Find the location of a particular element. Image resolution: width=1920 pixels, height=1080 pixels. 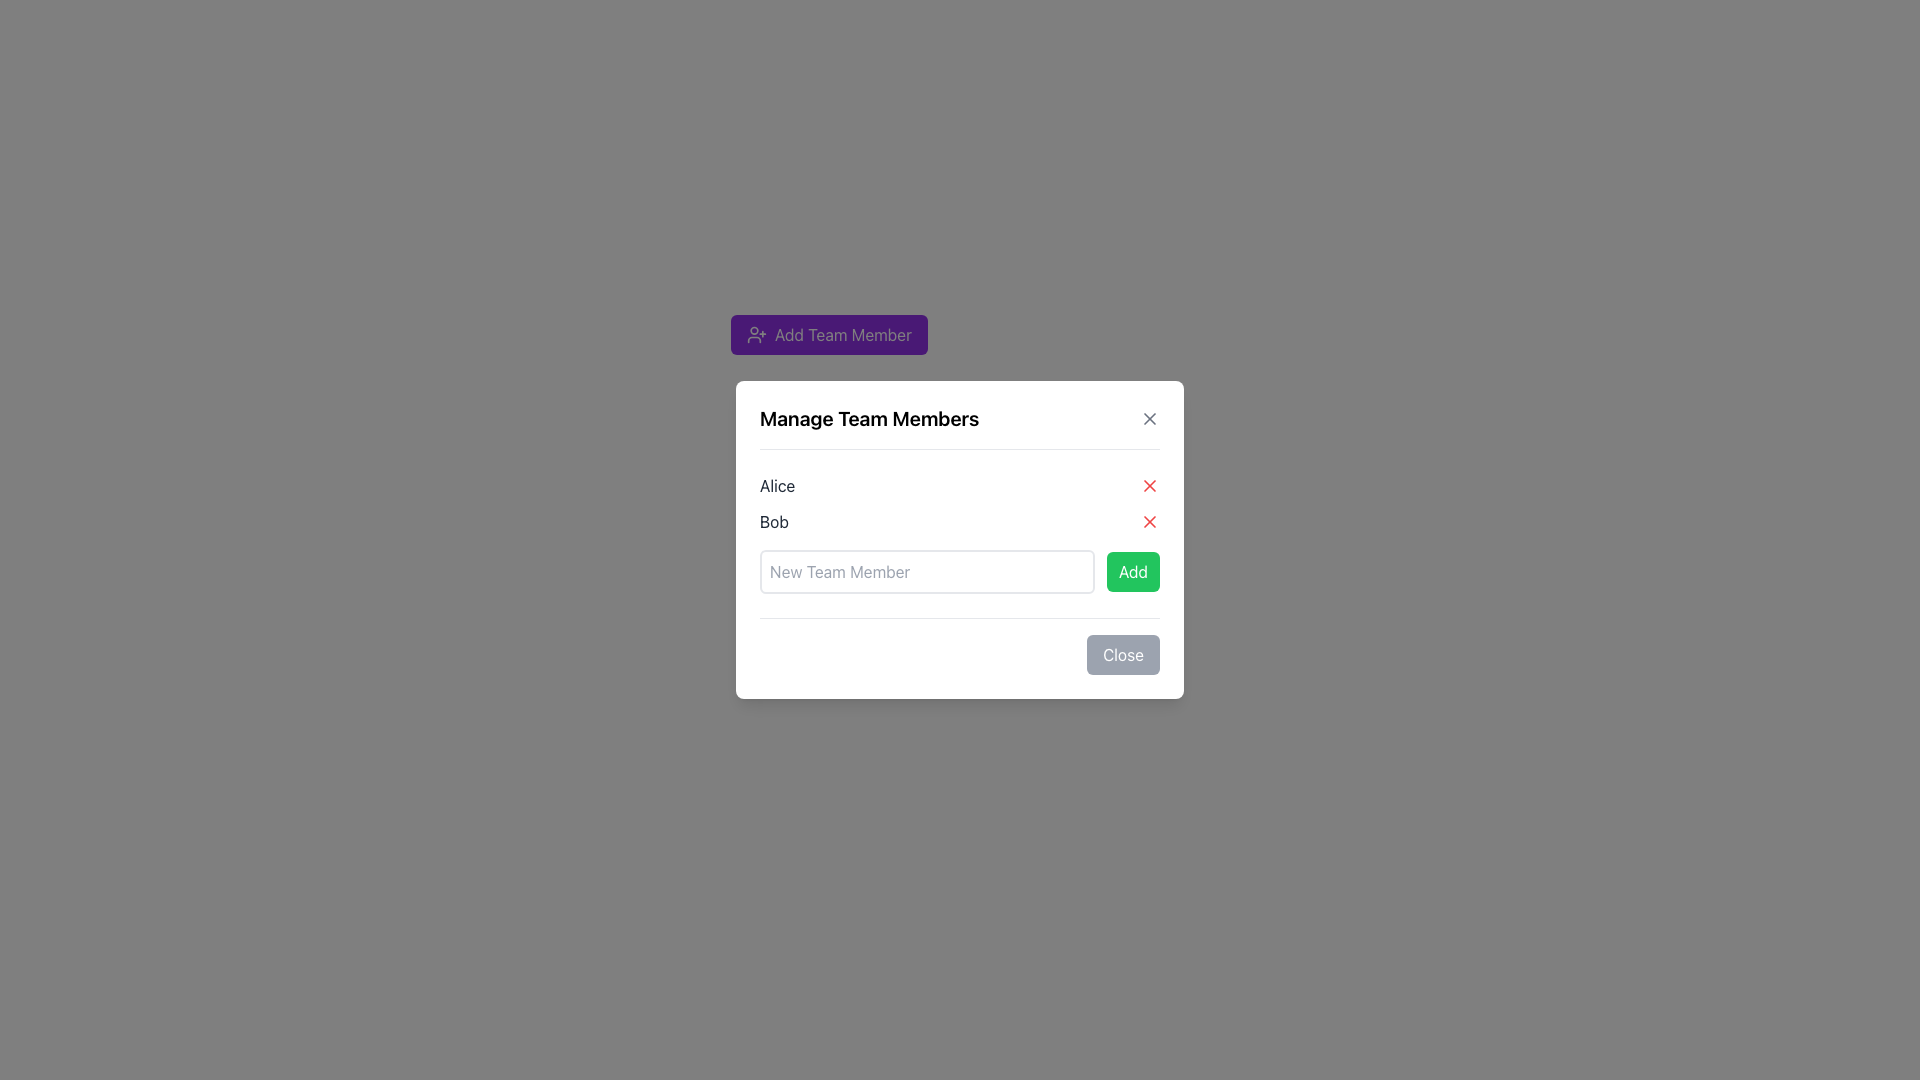

the central area of the team management modal pop-up interface to interact with its options is located at coordinates (960, 540).